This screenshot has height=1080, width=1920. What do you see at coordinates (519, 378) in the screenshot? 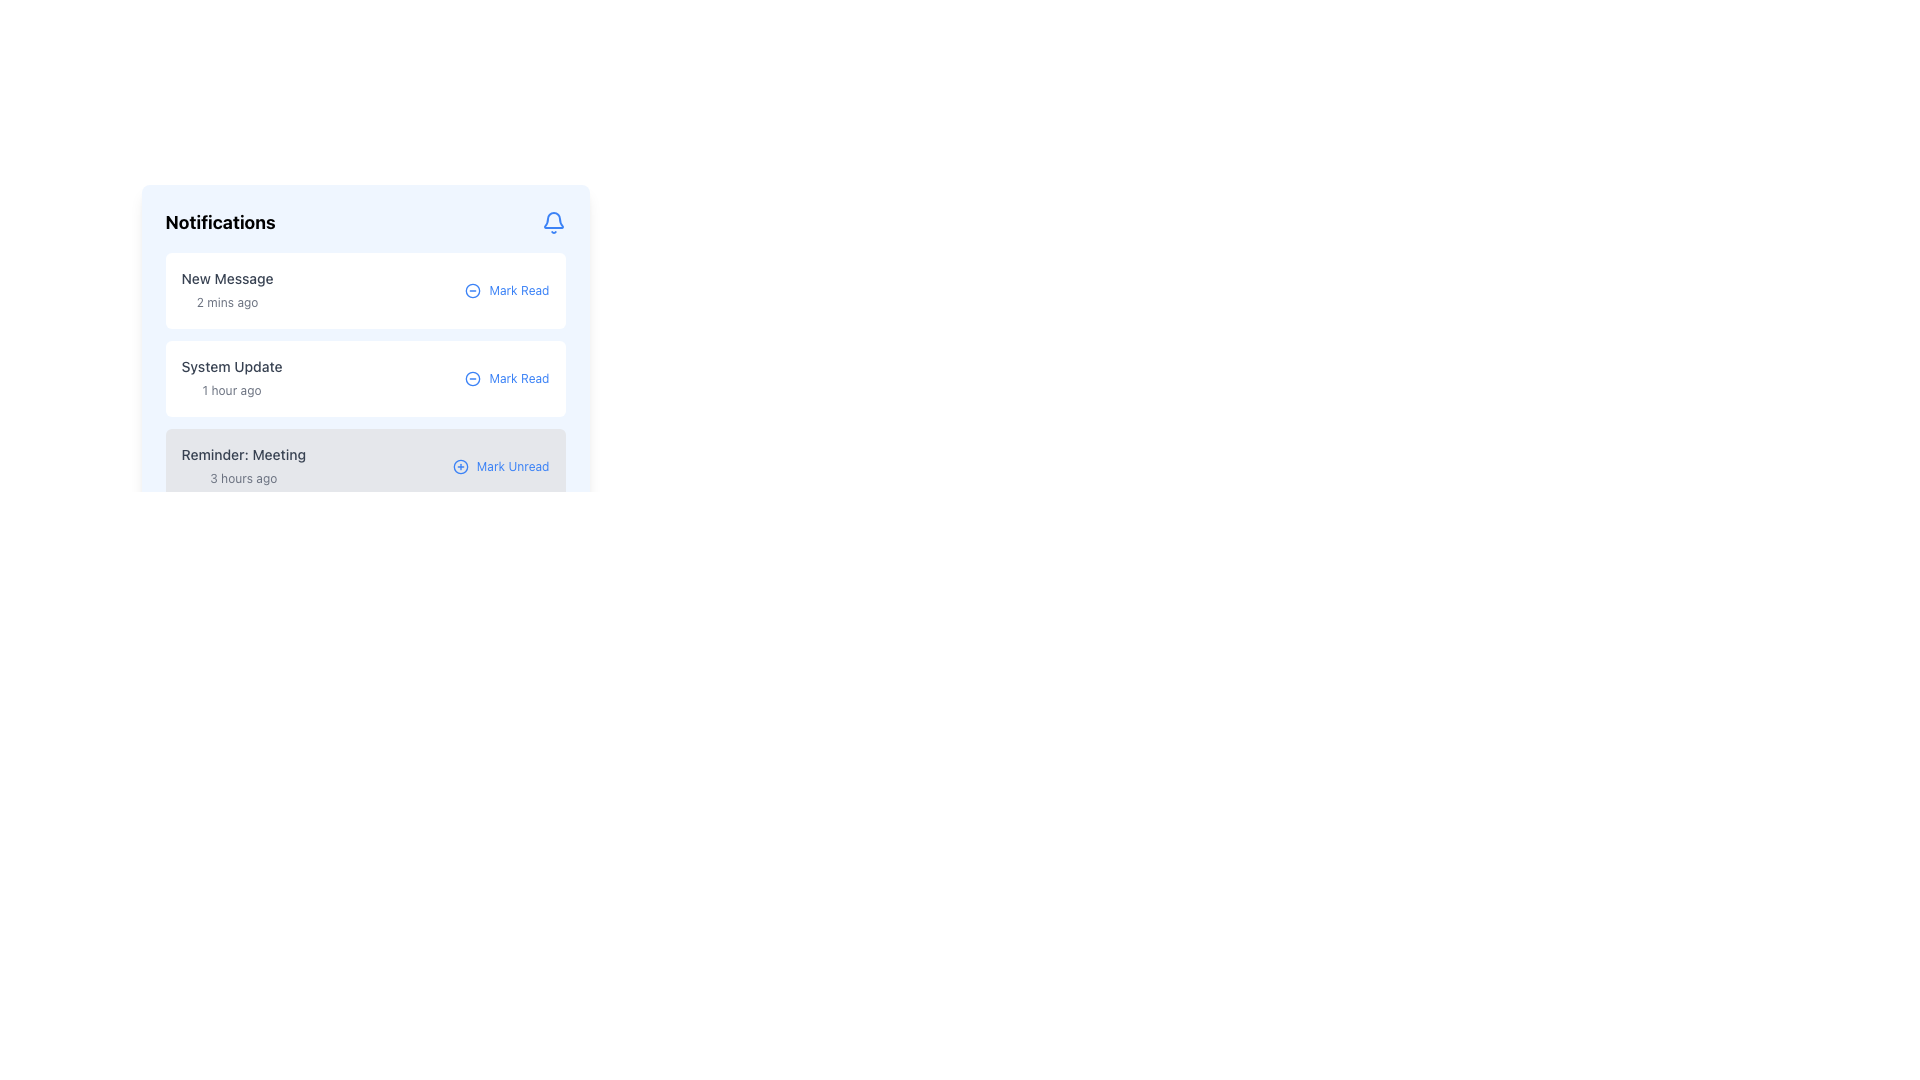
I see `the 'Mark Read' link located to the right of the 'System Update' entry in the notification list` at bounding box center [519, 378].